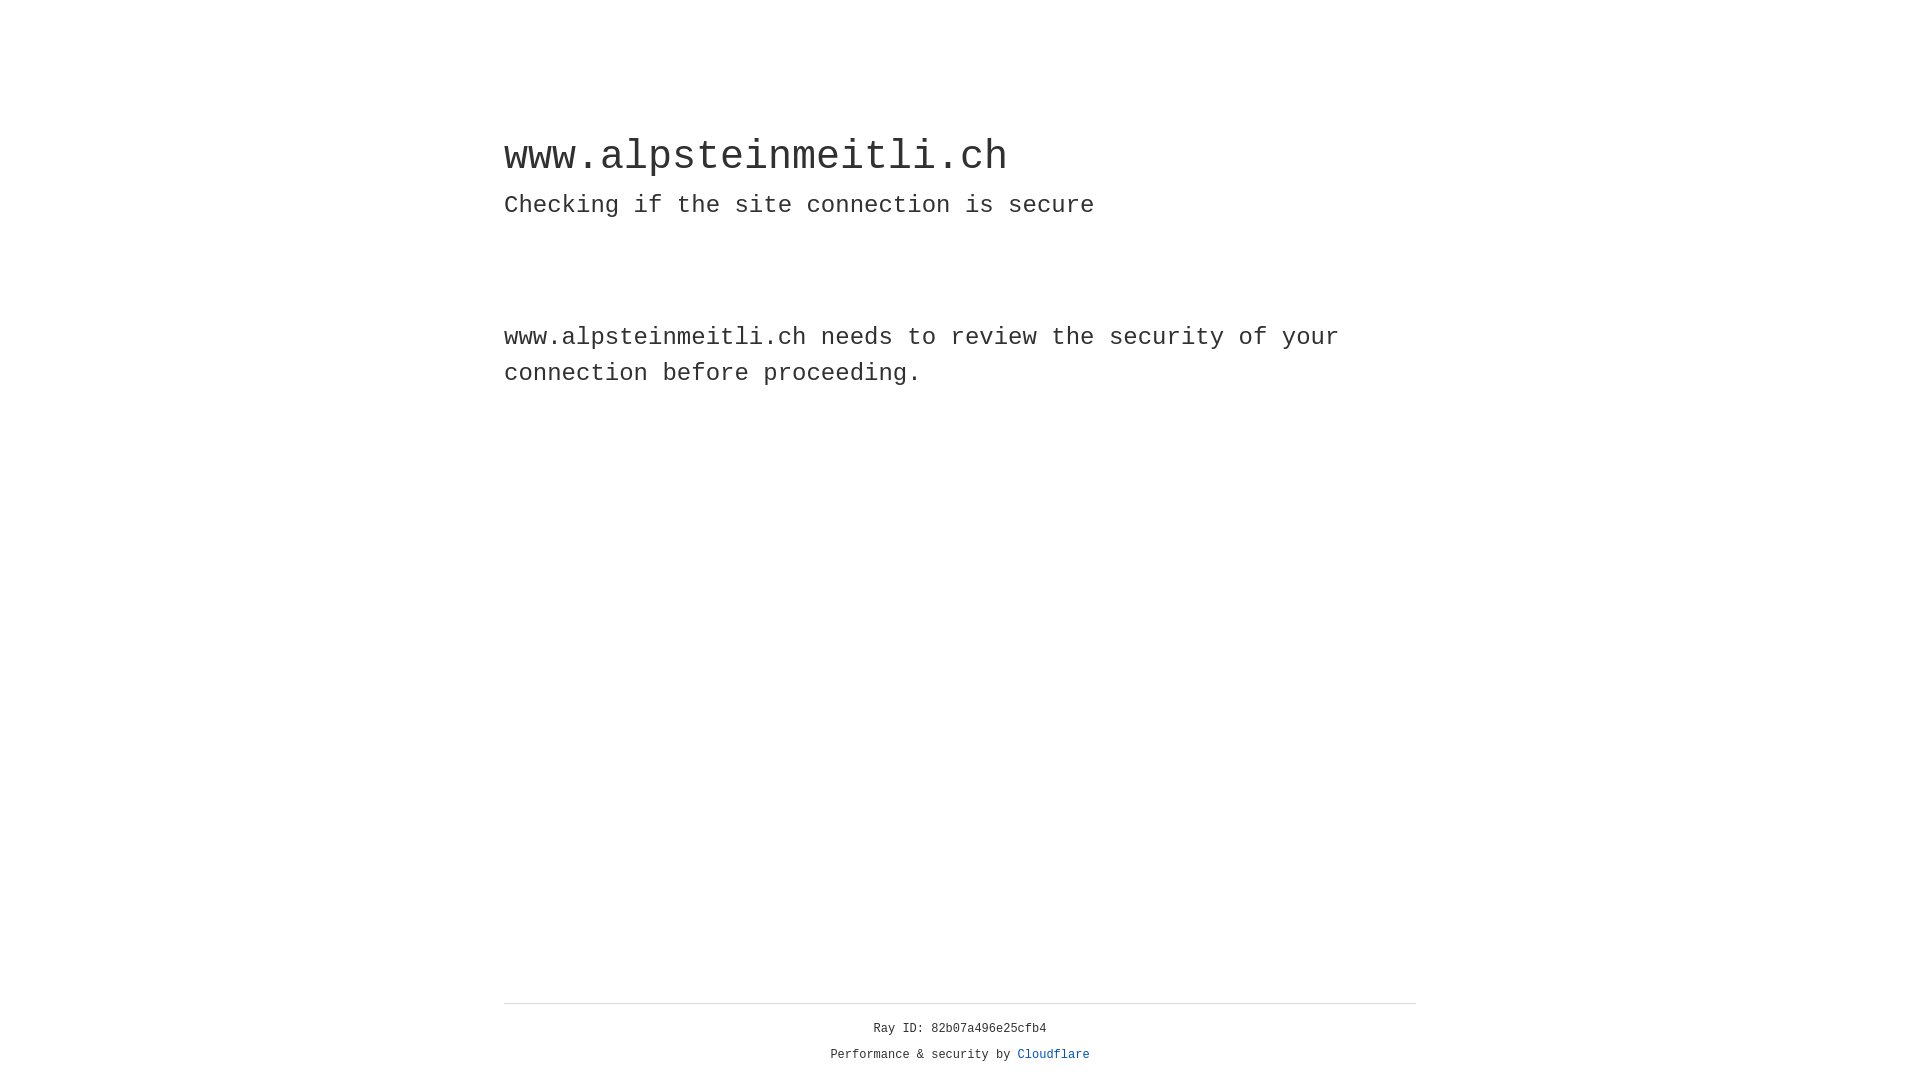 The width and height of the screenshot is (1920, 1080). Describe the element at coordinates (1053, 1054) in the screenshot. I see `'Cloudflare'` at that location.